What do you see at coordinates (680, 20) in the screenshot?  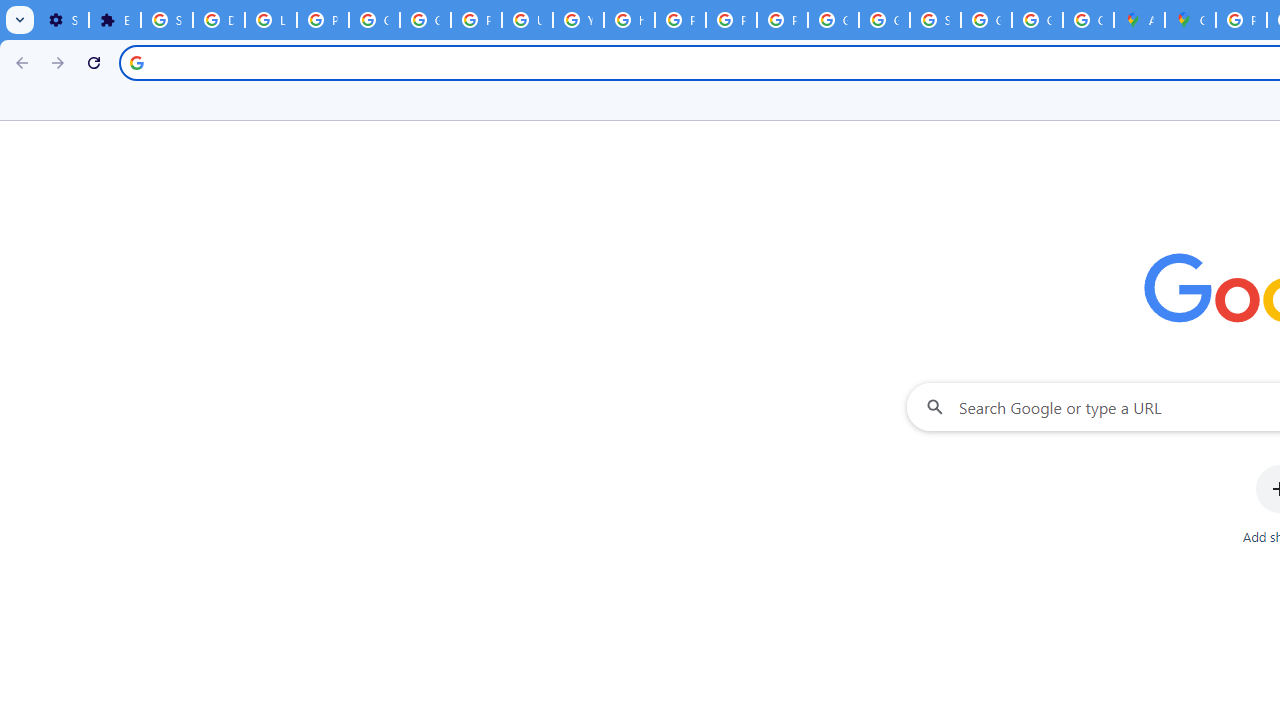 I see `'Privacy Help Center - Policies Help'` at bounding box center [680, 20].